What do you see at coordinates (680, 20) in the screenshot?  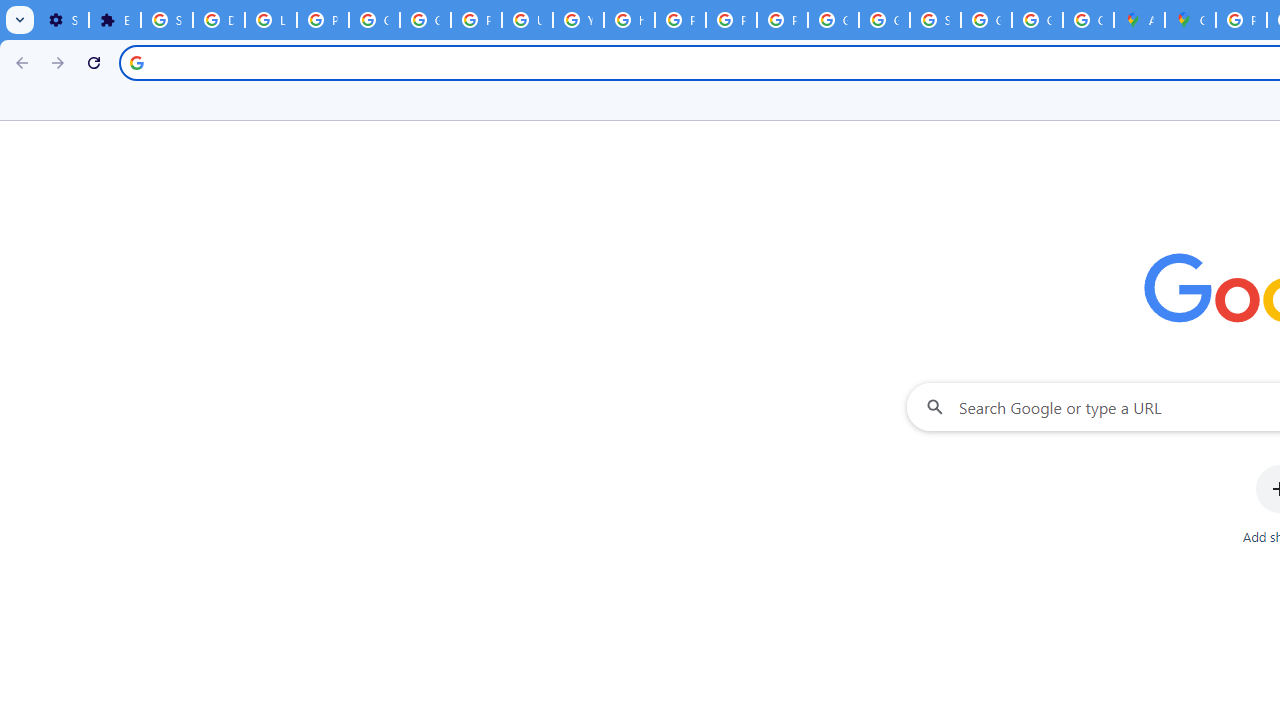 I see `'Privacy Help Center - Policies Help'` at bounding box center [680, 20].